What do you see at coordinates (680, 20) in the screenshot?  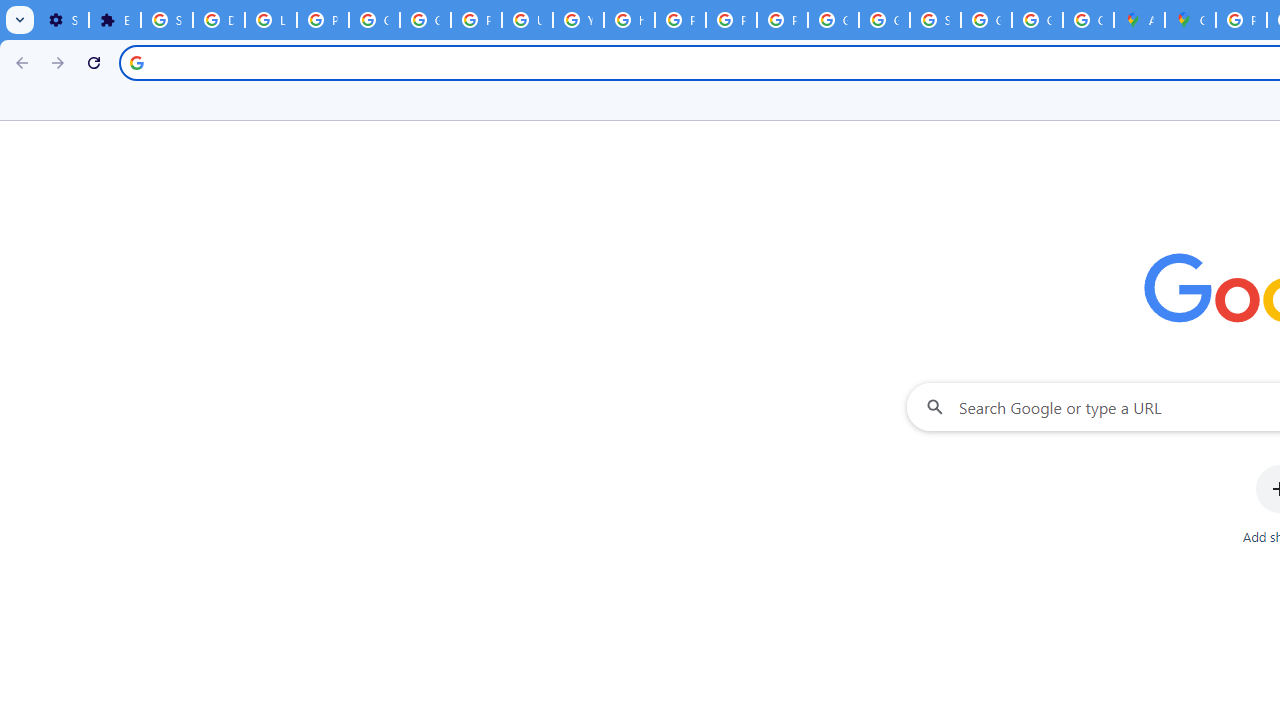 I see `'Privacy Help Center - Policies Help'` at bounding box center [680, 20].